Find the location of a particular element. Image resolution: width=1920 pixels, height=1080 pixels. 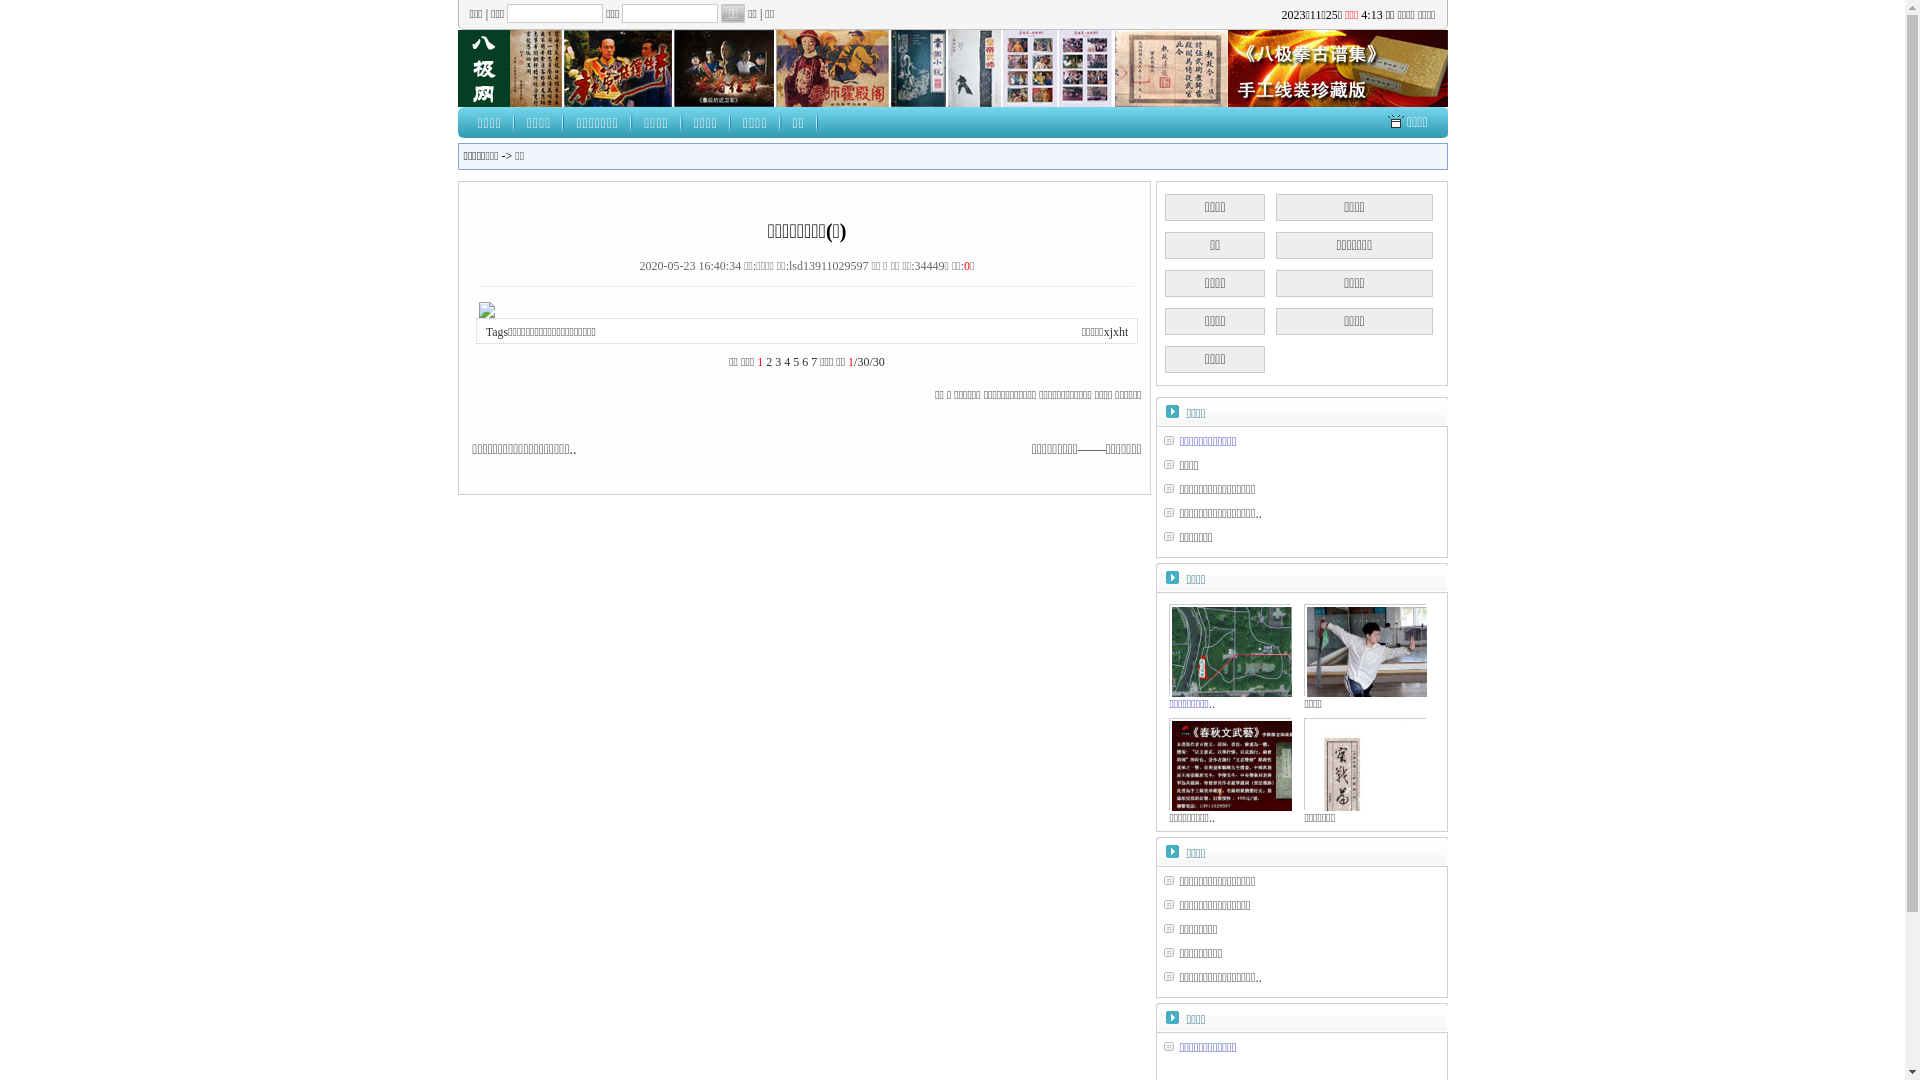

'1/30/30' is located at coordinates (866, 362).